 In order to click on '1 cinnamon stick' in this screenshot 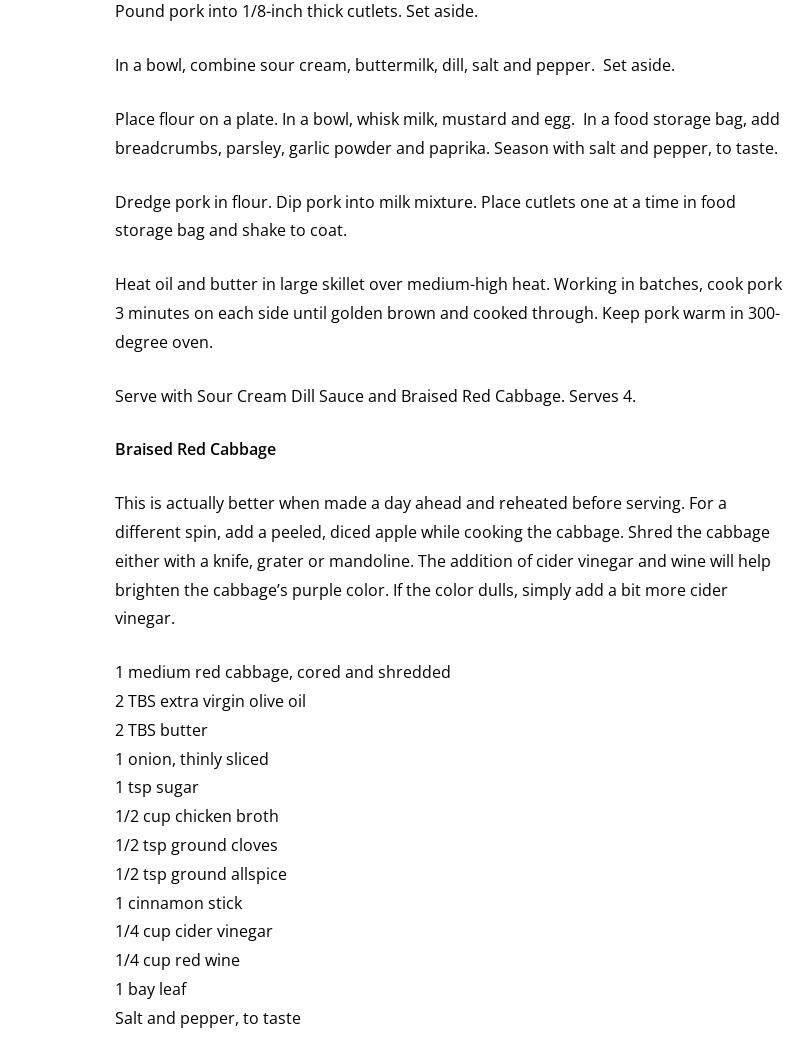, I will do `click(177, 901)`.